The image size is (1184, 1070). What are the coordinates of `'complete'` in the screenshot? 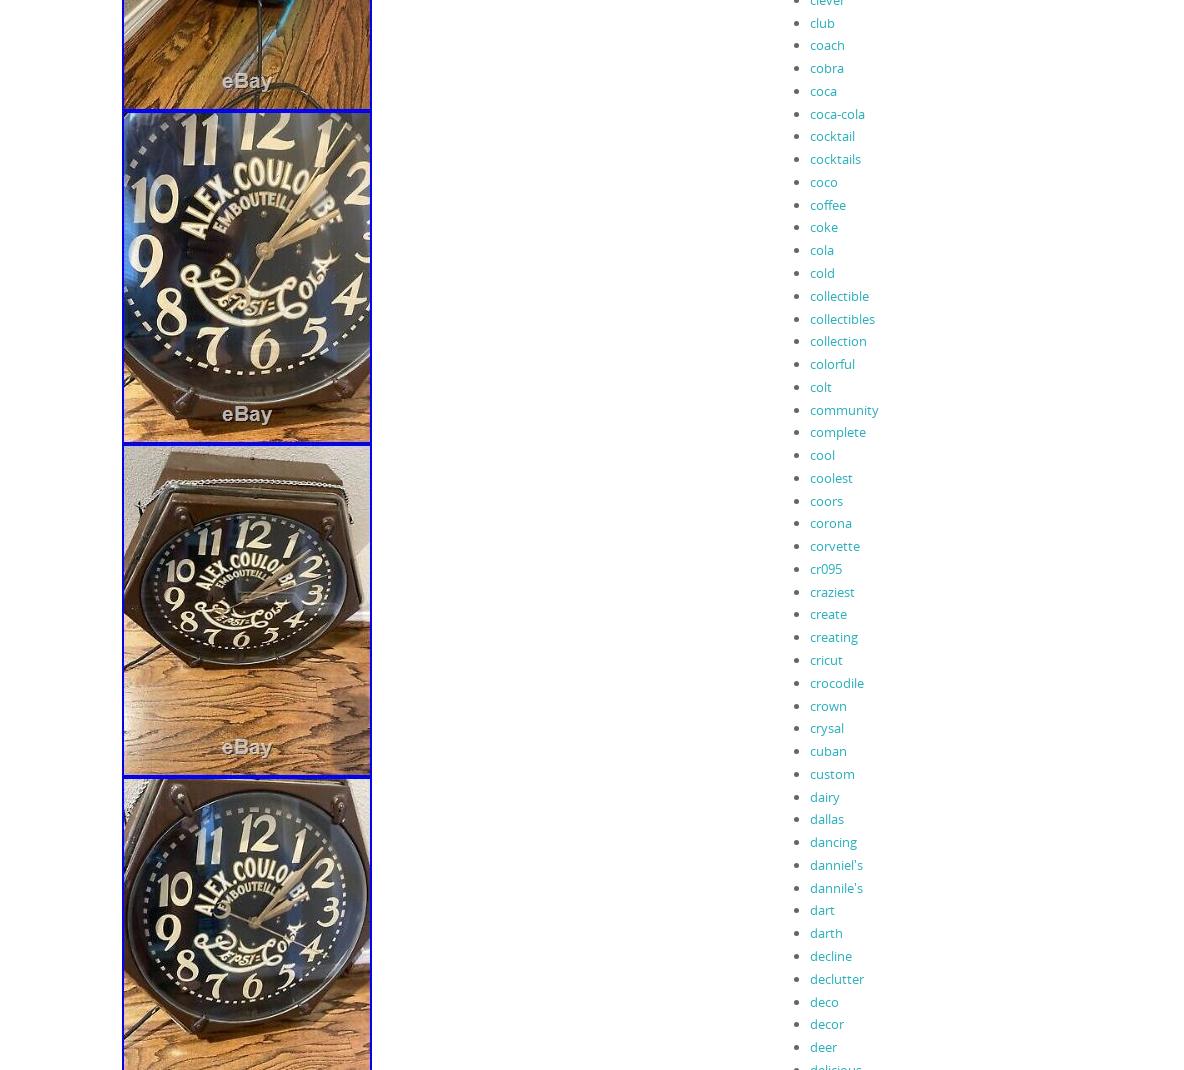 It's located at (836, 430).